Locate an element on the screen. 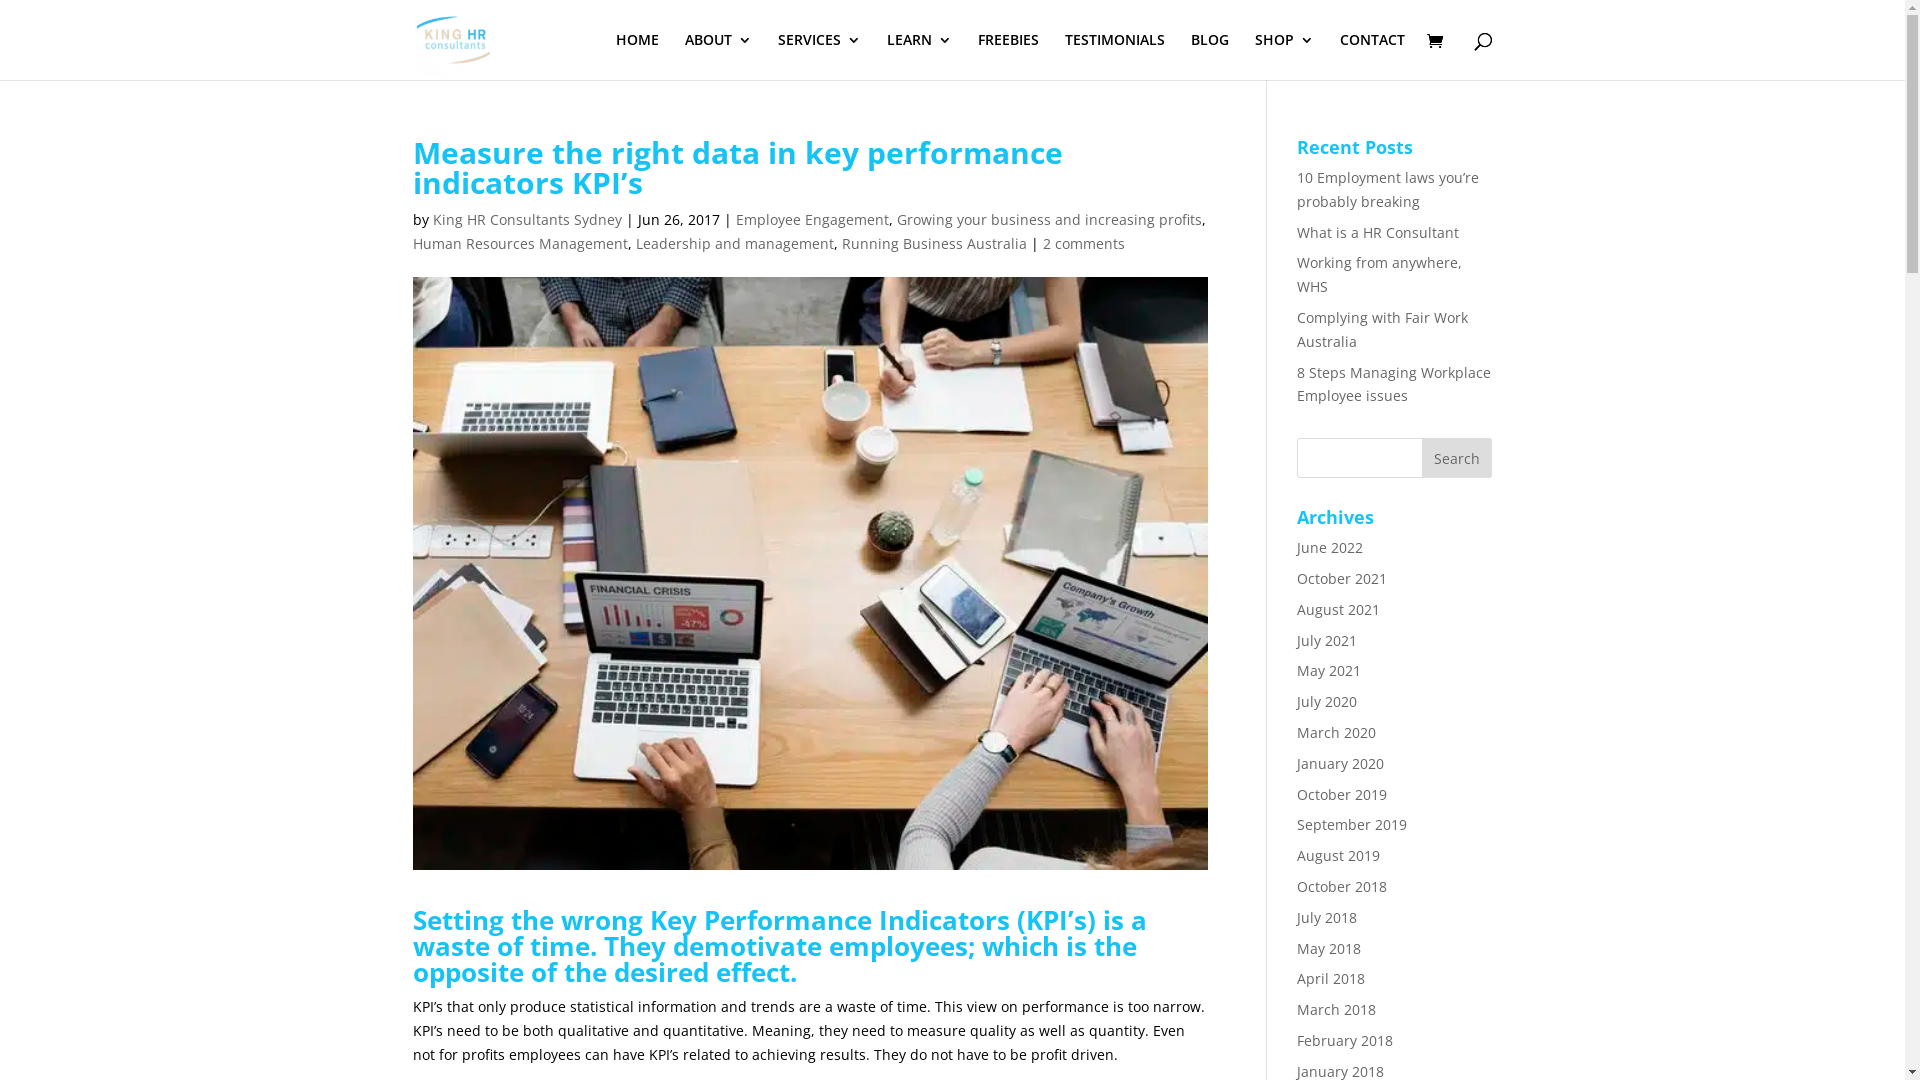  'June 2022' is located at coordinates (1329, 547).